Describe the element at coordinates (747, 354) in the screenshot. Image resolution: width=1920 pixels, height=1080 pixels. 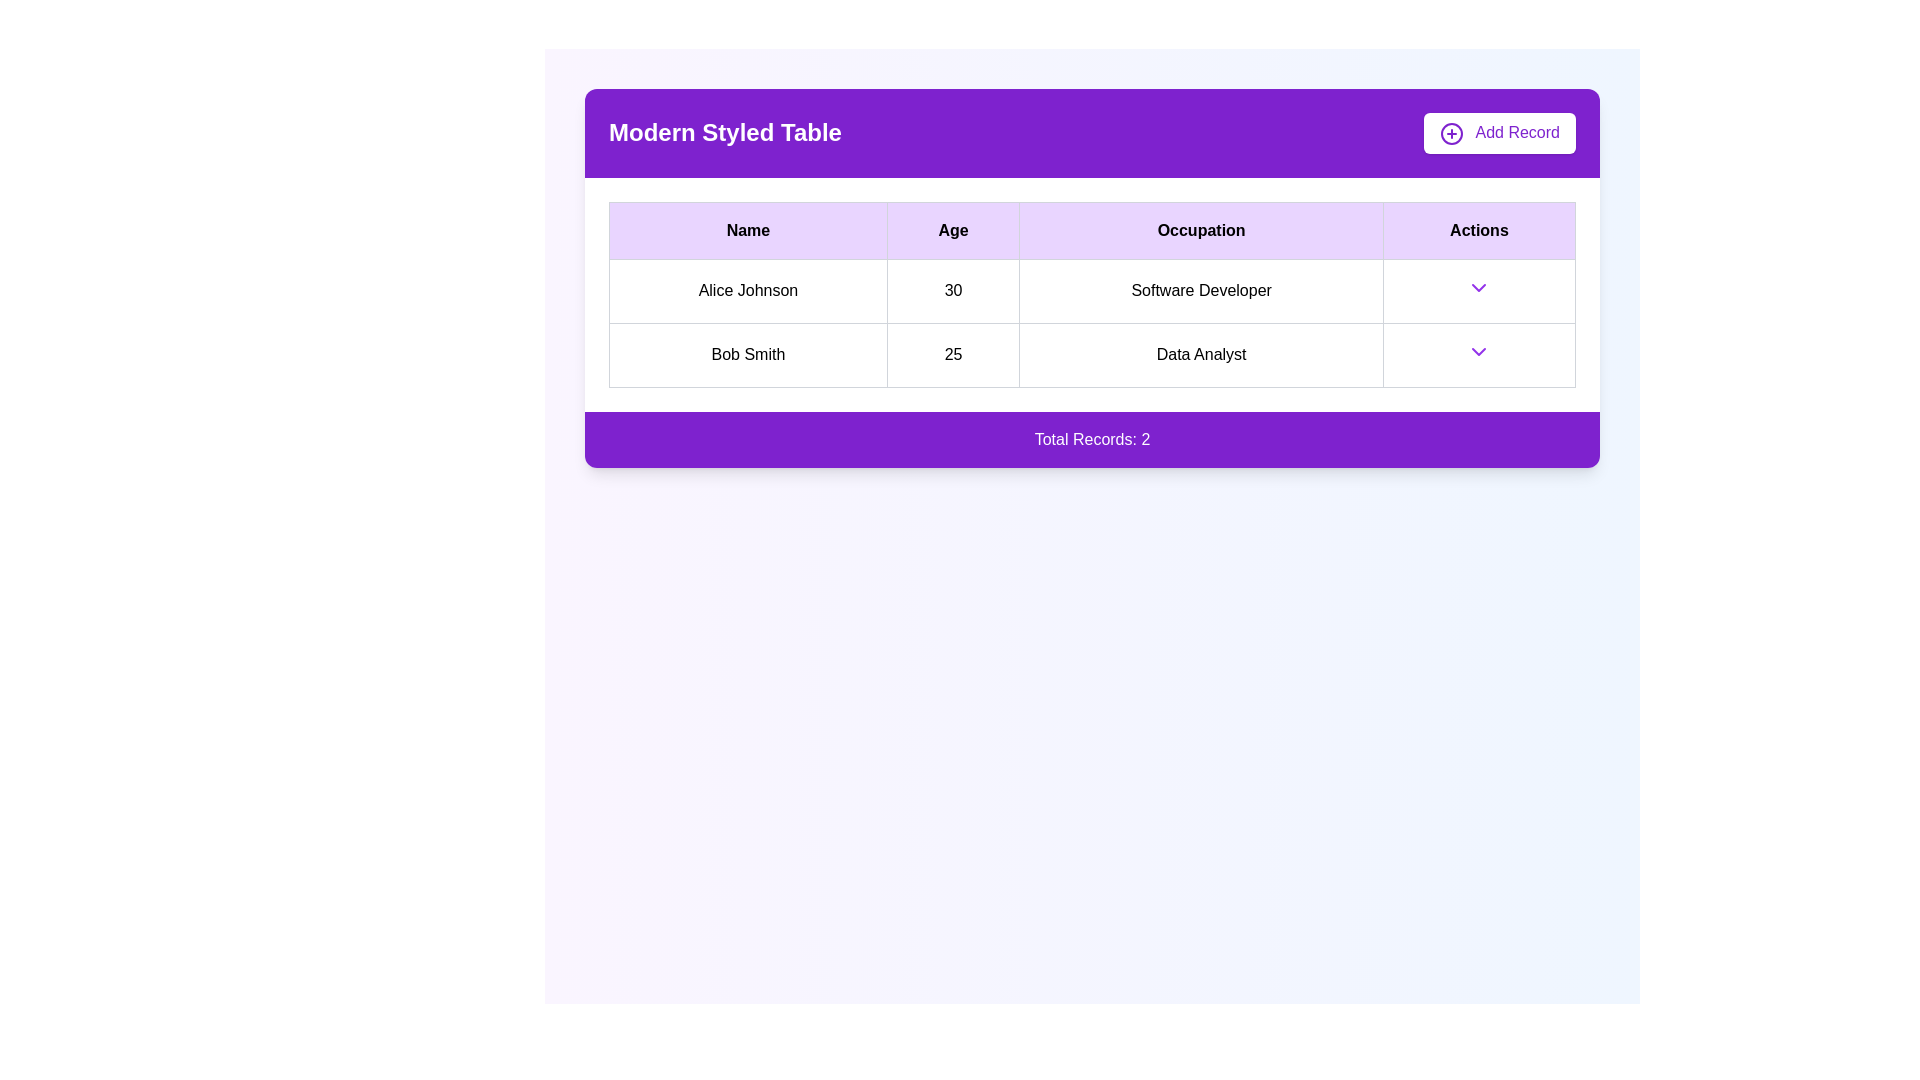
I see `the static text element containing 'Bob Smith' located in the second row of the table under the column 'Name'` at that location.